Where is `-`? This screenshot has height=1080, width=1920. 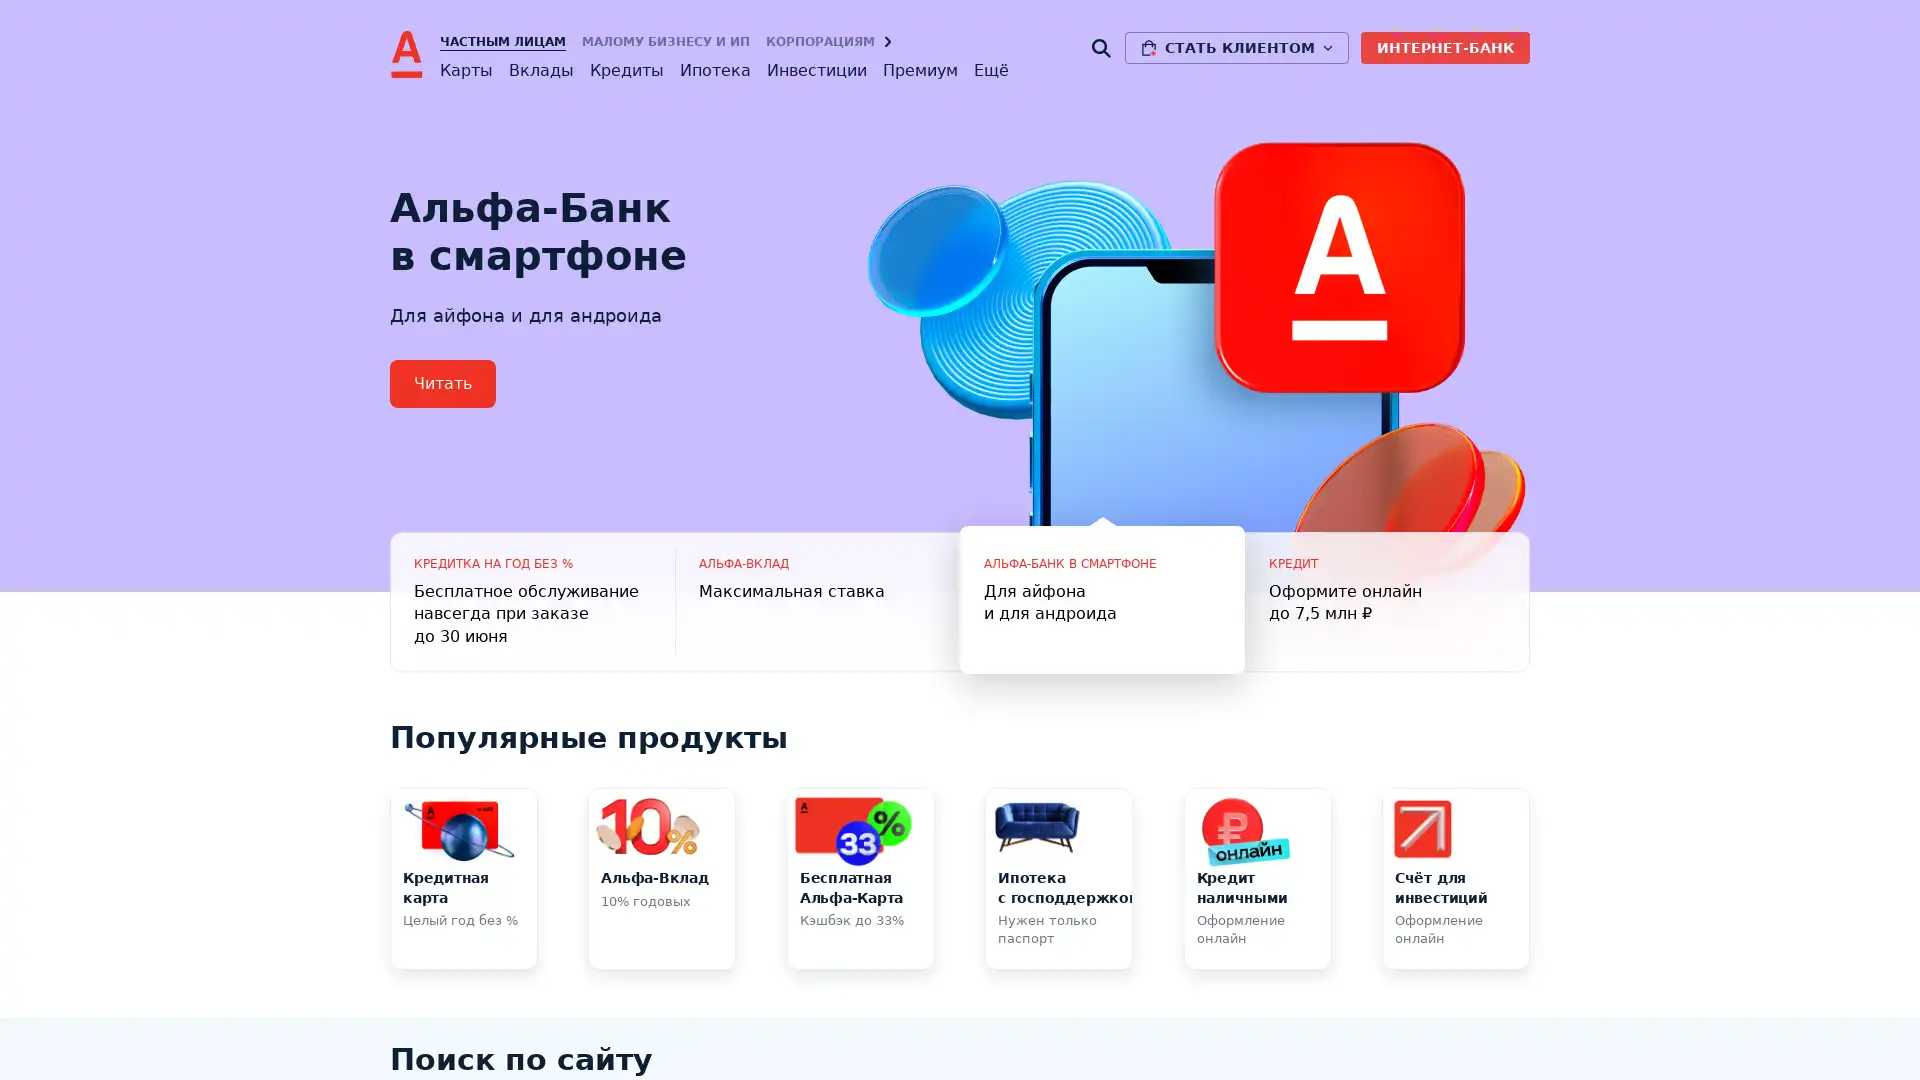
- is located at coordinates (1101, 600).